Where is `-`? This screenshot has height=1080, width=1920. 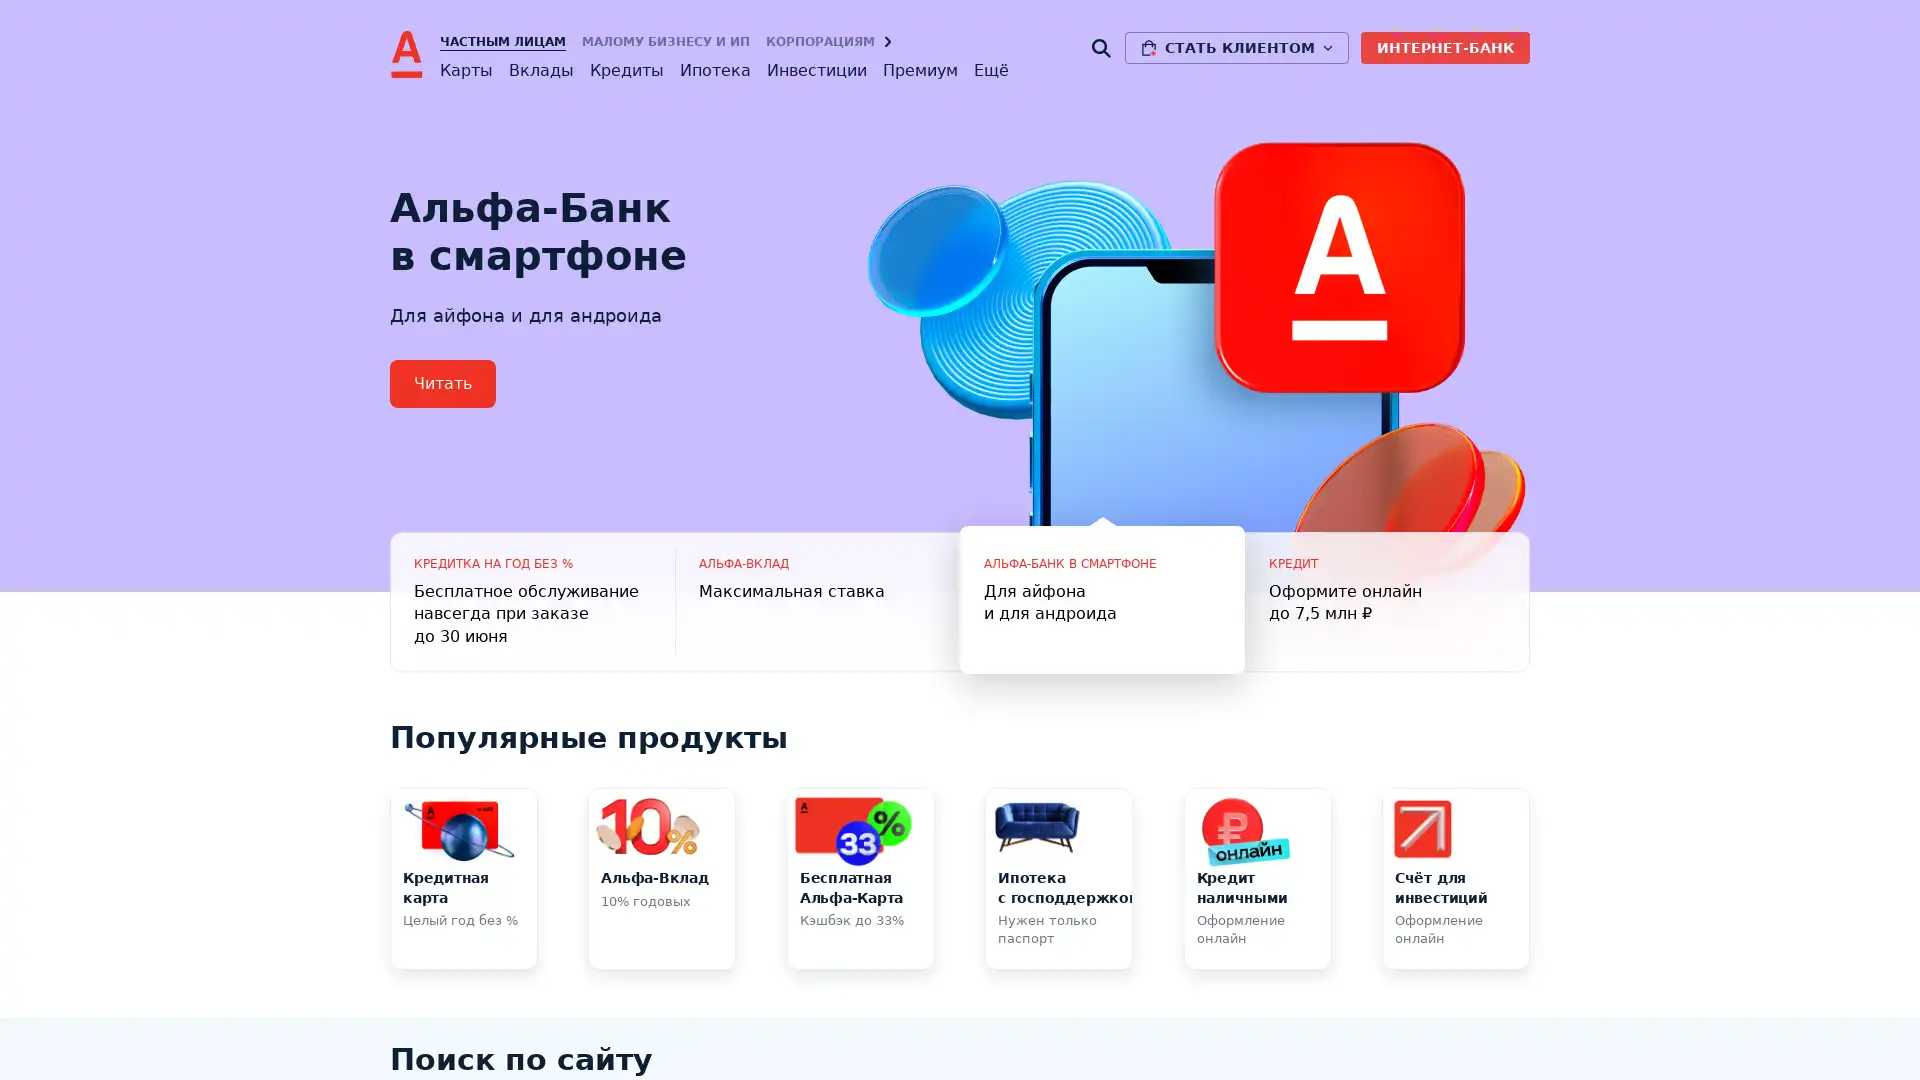
- is located at coordinates (1101, 600).